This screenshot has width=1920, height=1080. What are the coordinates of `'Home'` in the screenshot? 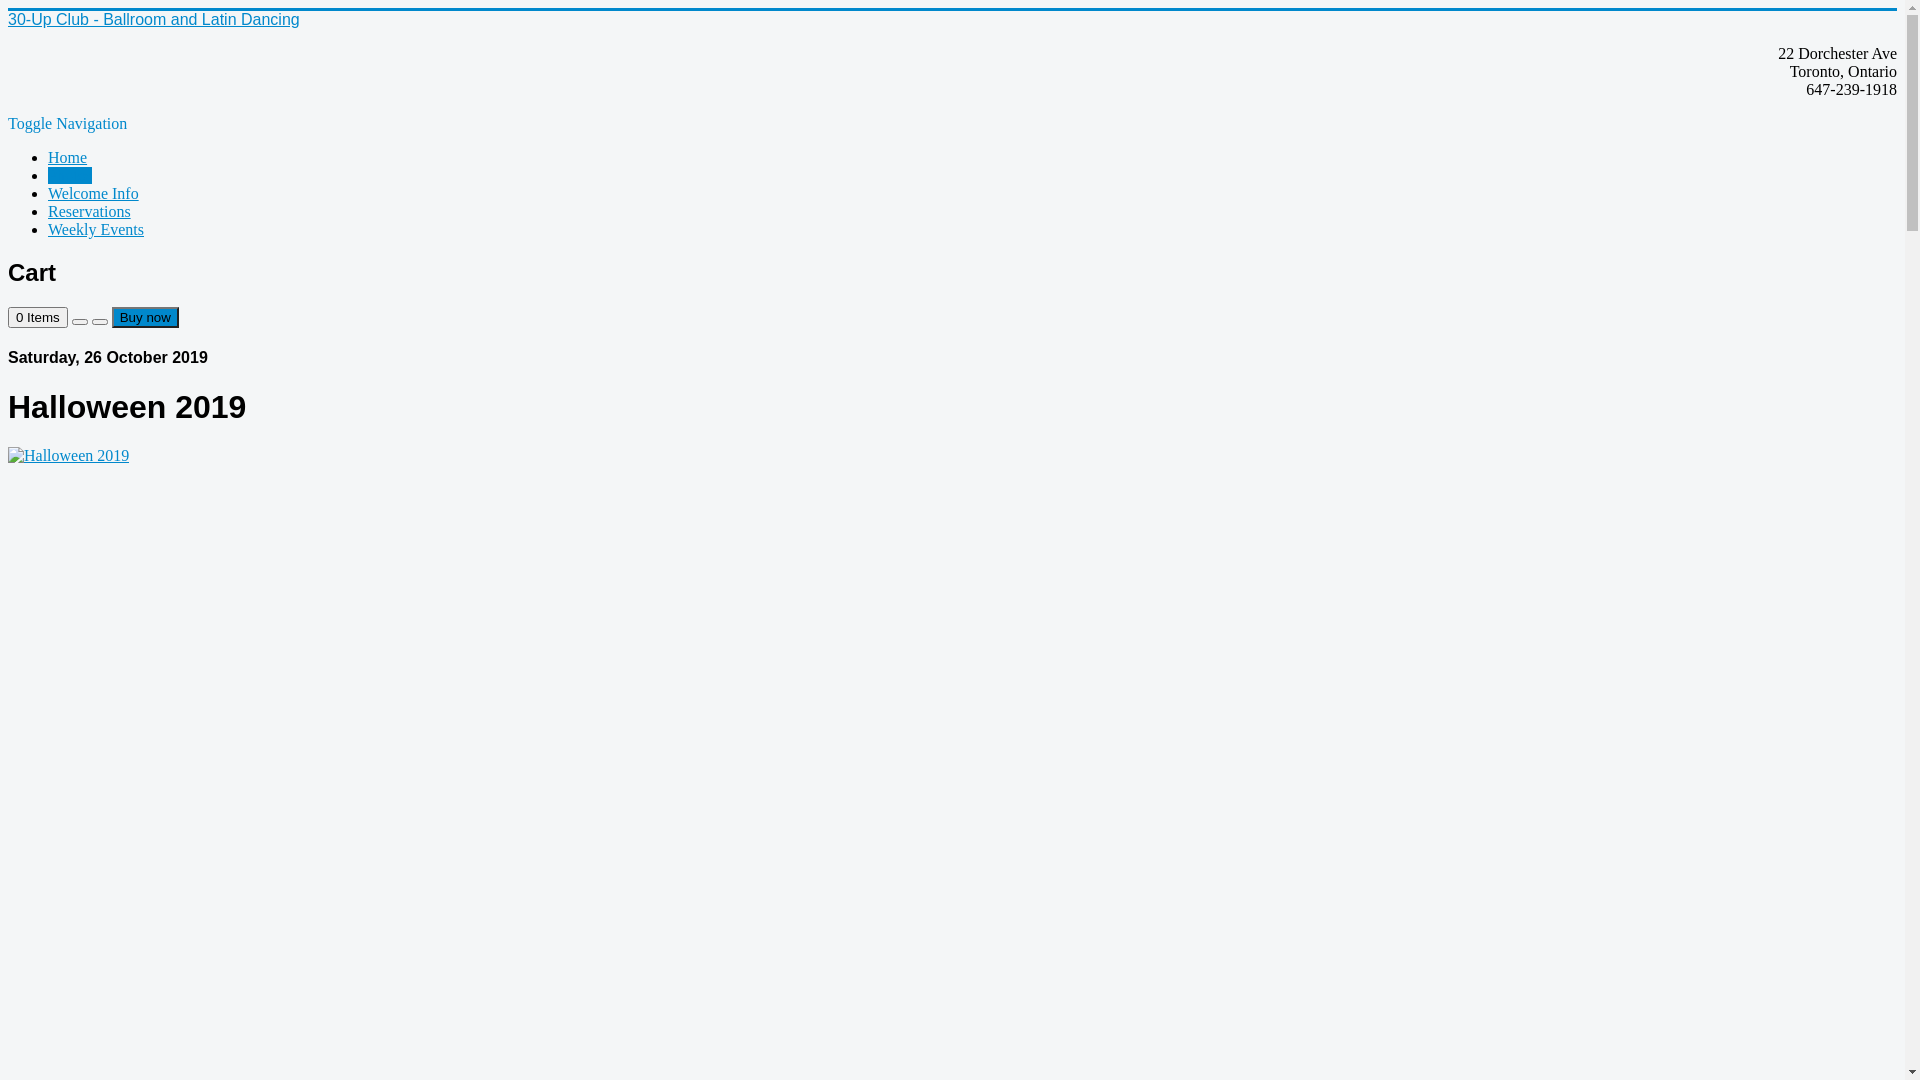 It's located at (48, 156).